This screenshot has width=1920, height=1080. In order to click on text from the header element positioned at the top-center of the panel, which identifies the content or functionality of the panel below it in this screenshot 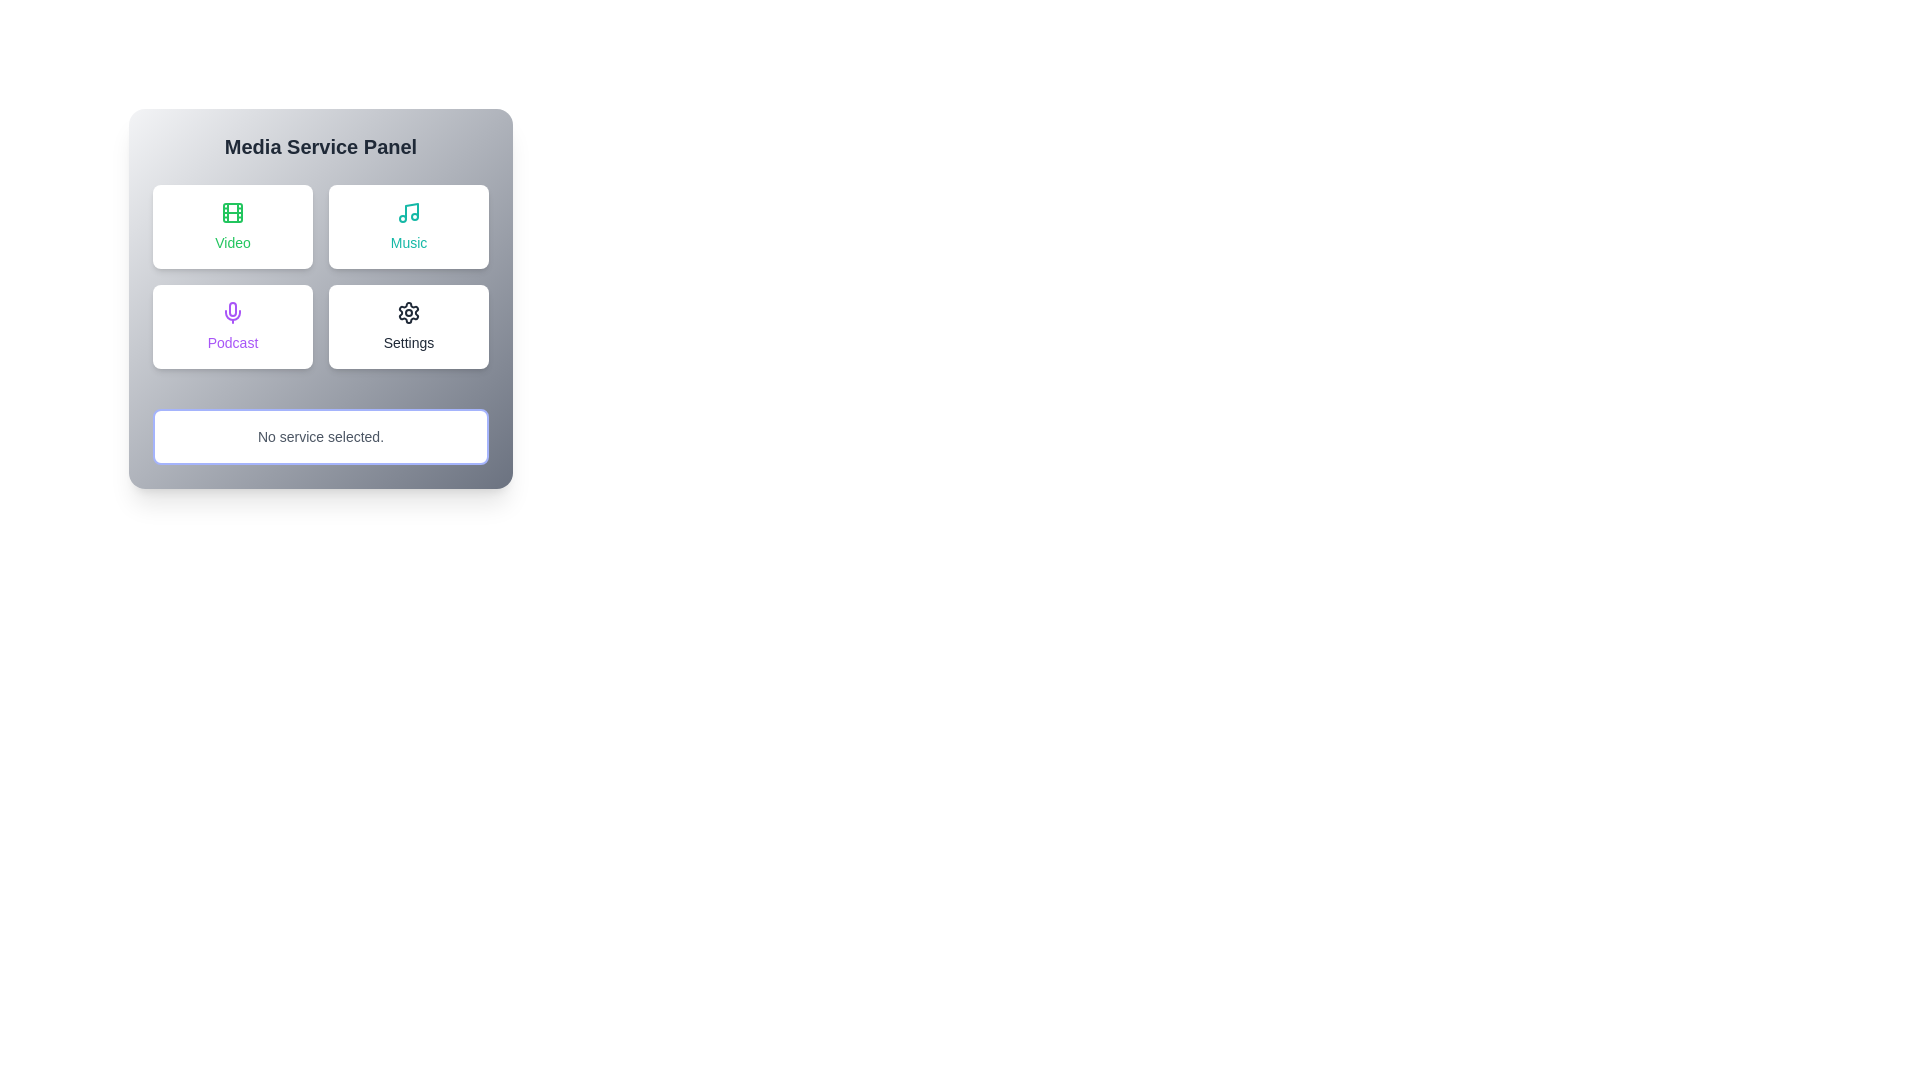, I will do `click(321, 145)`.